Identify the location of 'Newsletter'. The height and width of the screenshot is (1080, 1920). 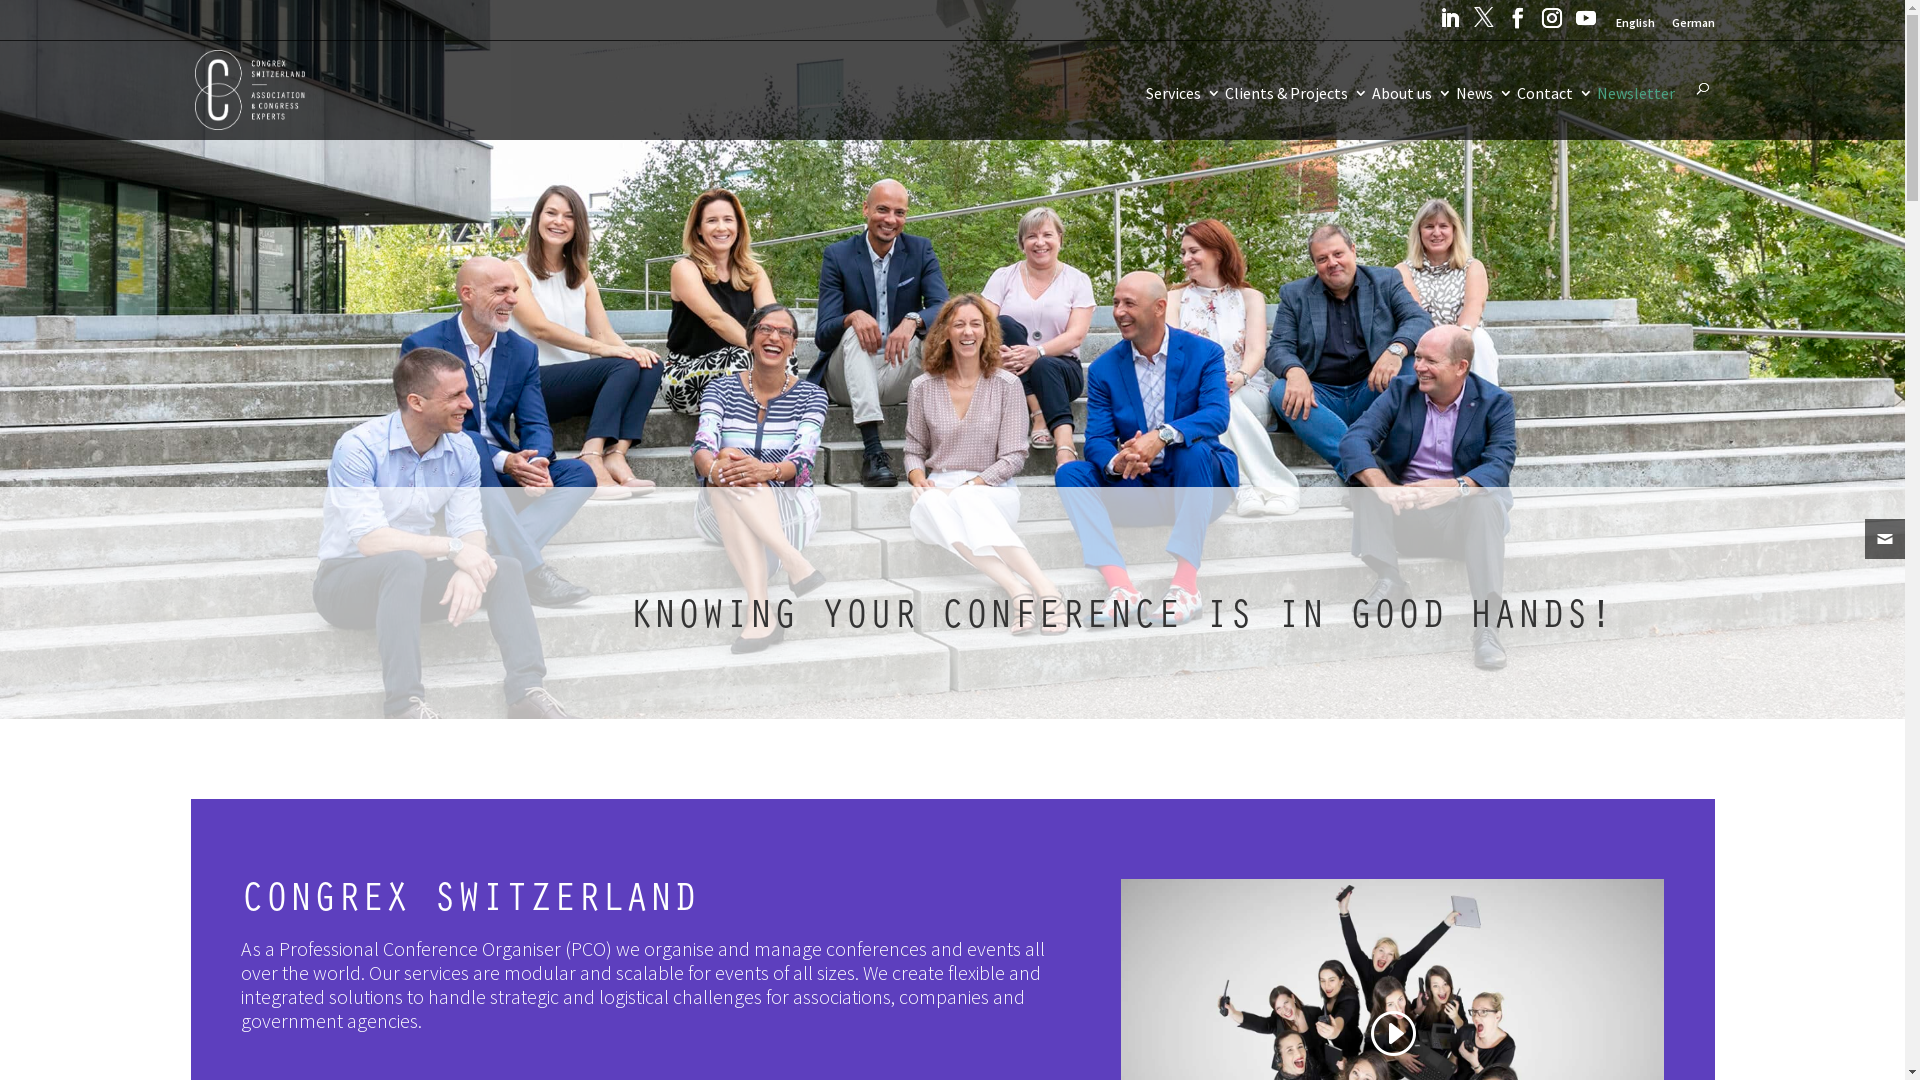
(1595, 112).